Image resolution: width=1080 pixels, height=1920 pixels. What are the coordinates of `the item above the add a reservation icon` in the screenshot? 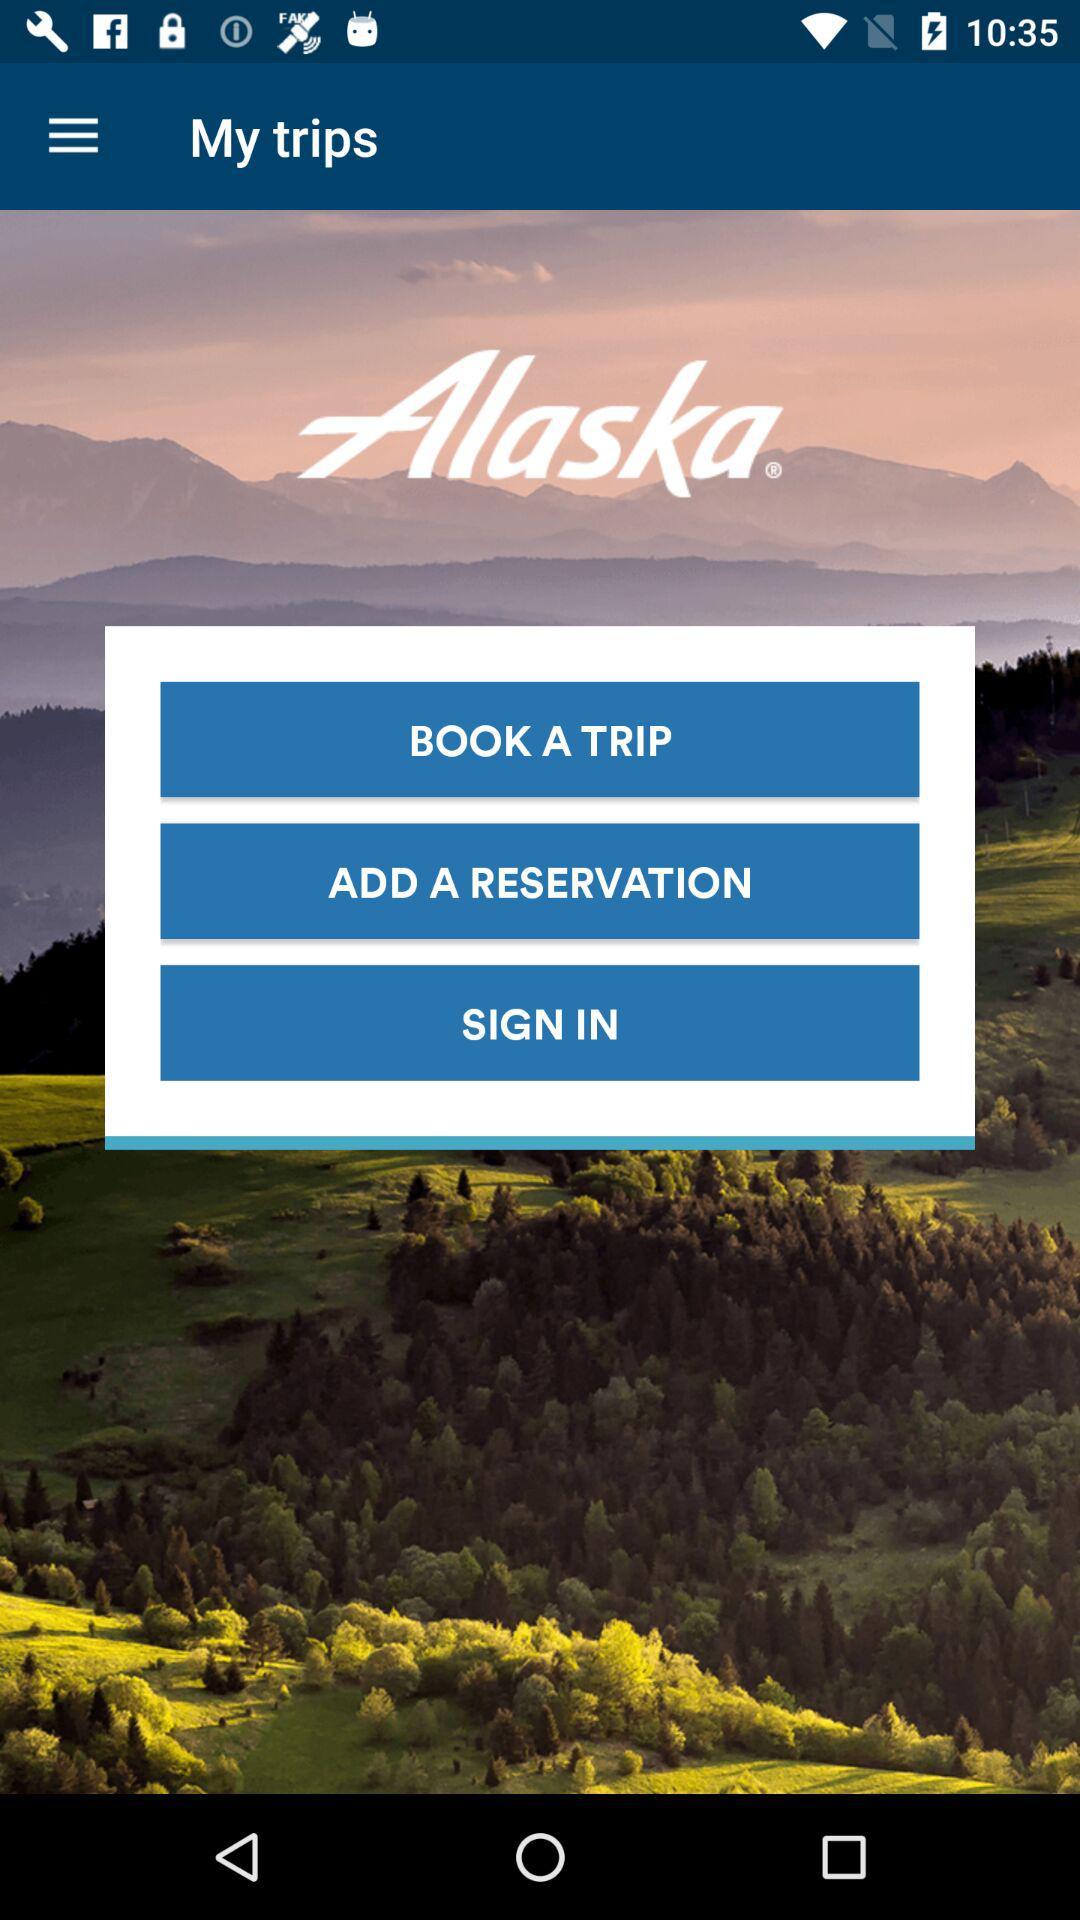 It's located at (540, 738).